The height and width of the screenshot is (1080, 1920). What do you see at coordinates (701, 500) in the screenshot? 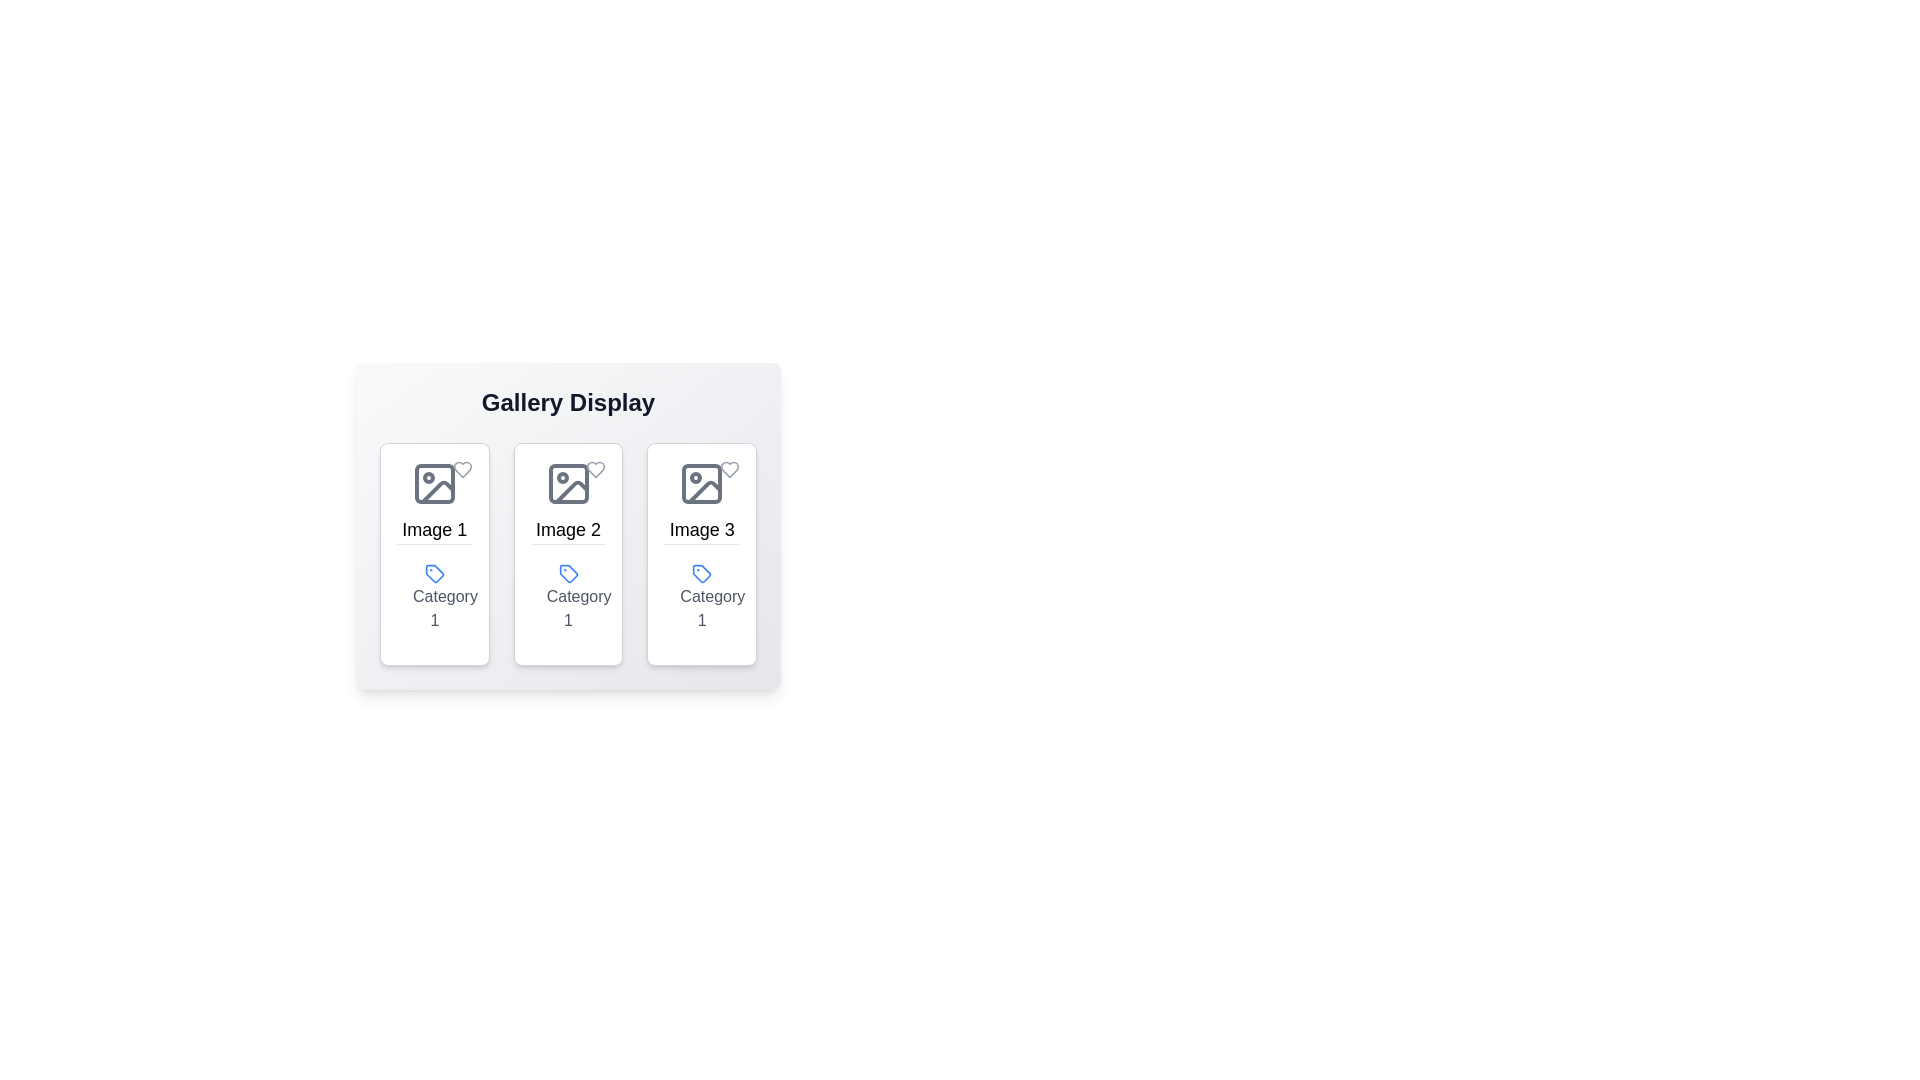
I see `the gallery item labeled 'Image 3', which features a grey image icon above the text` at bounding box center [701, 500].